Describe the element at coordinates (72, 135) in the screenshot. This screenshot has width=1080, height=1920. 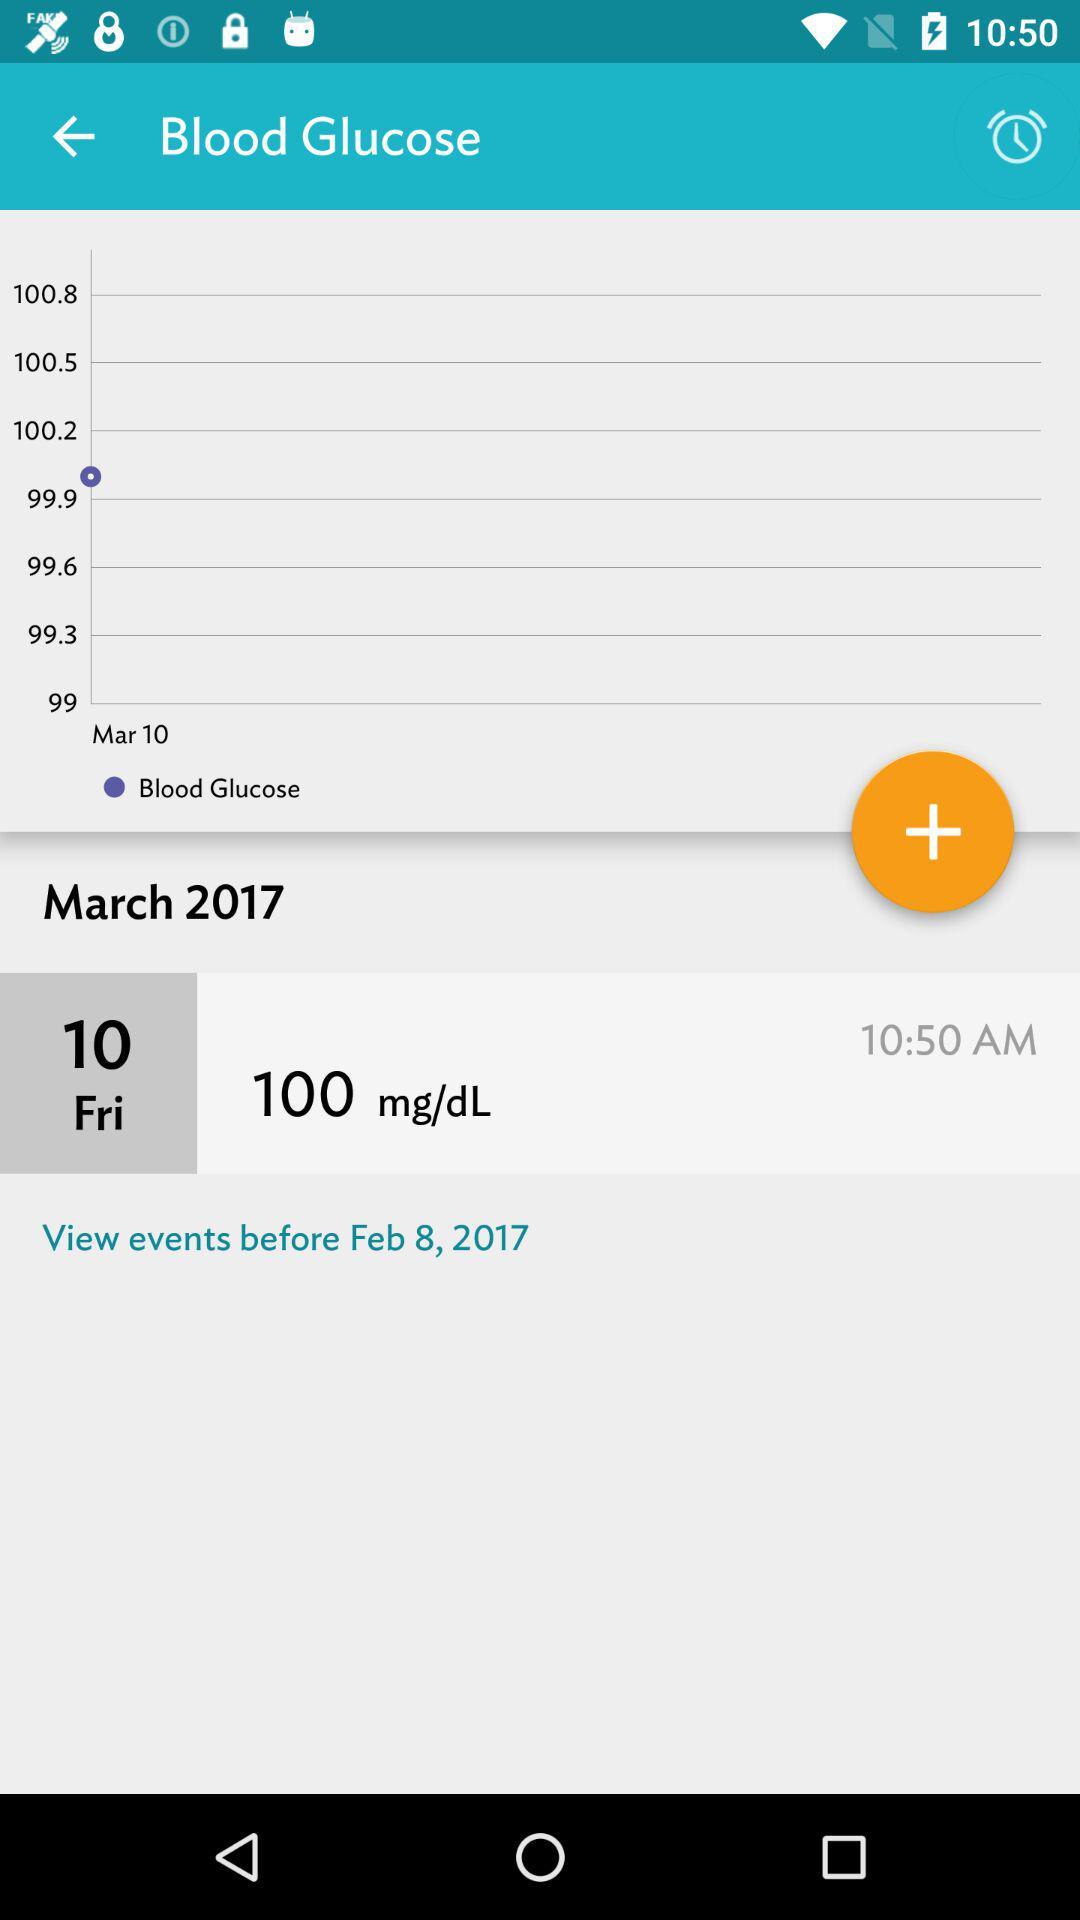
I see `return to previous screen` at that location.